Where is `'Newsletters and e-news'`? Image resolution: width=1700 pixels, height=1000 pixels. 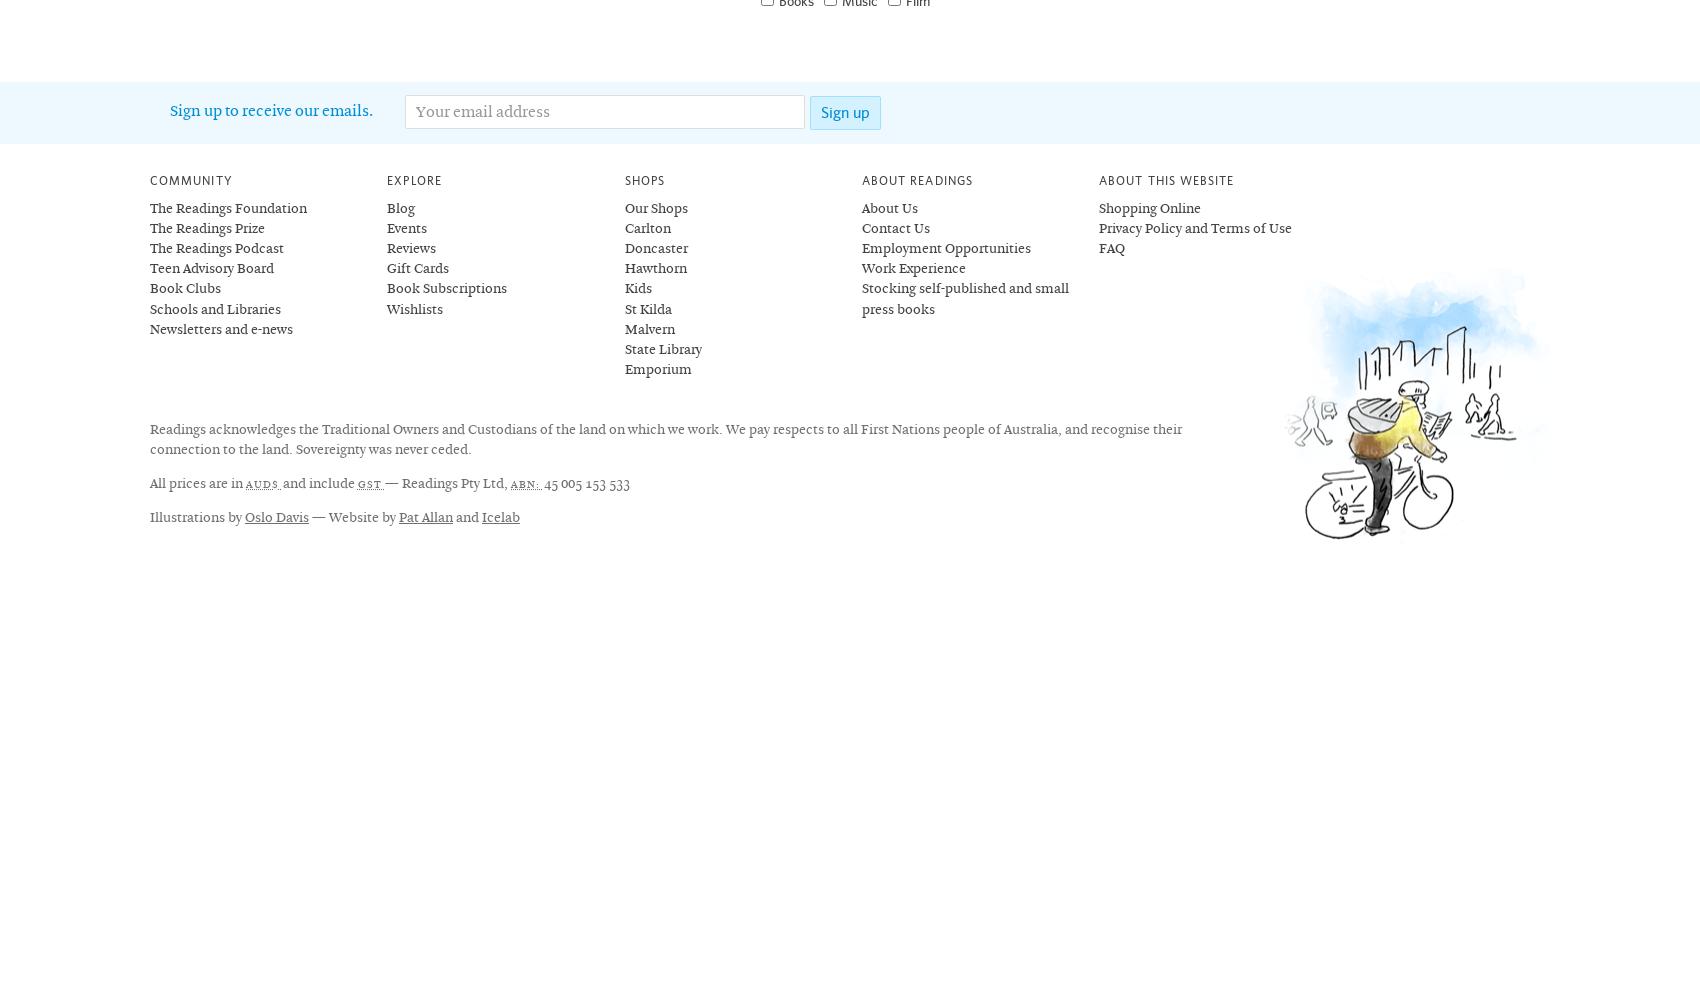 'Newsletters and e-news' is located at coordinates (221, 328).